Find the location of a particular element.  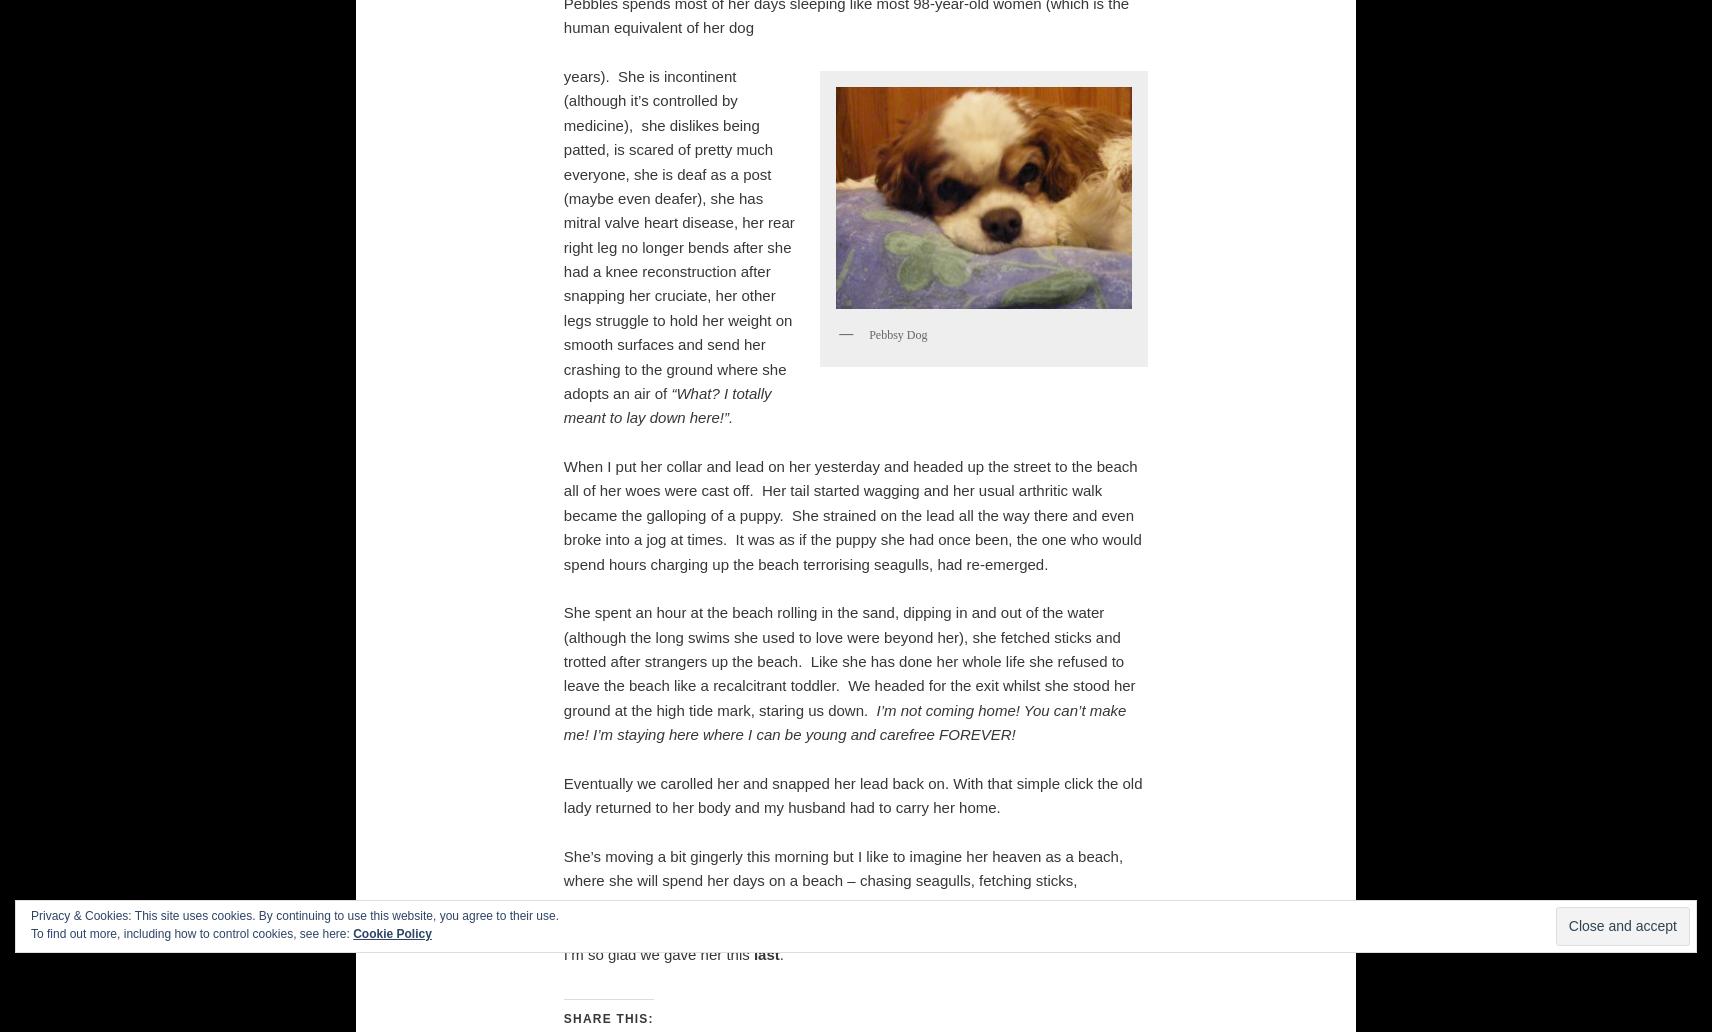

'last' is located at coordinates (765, 952).